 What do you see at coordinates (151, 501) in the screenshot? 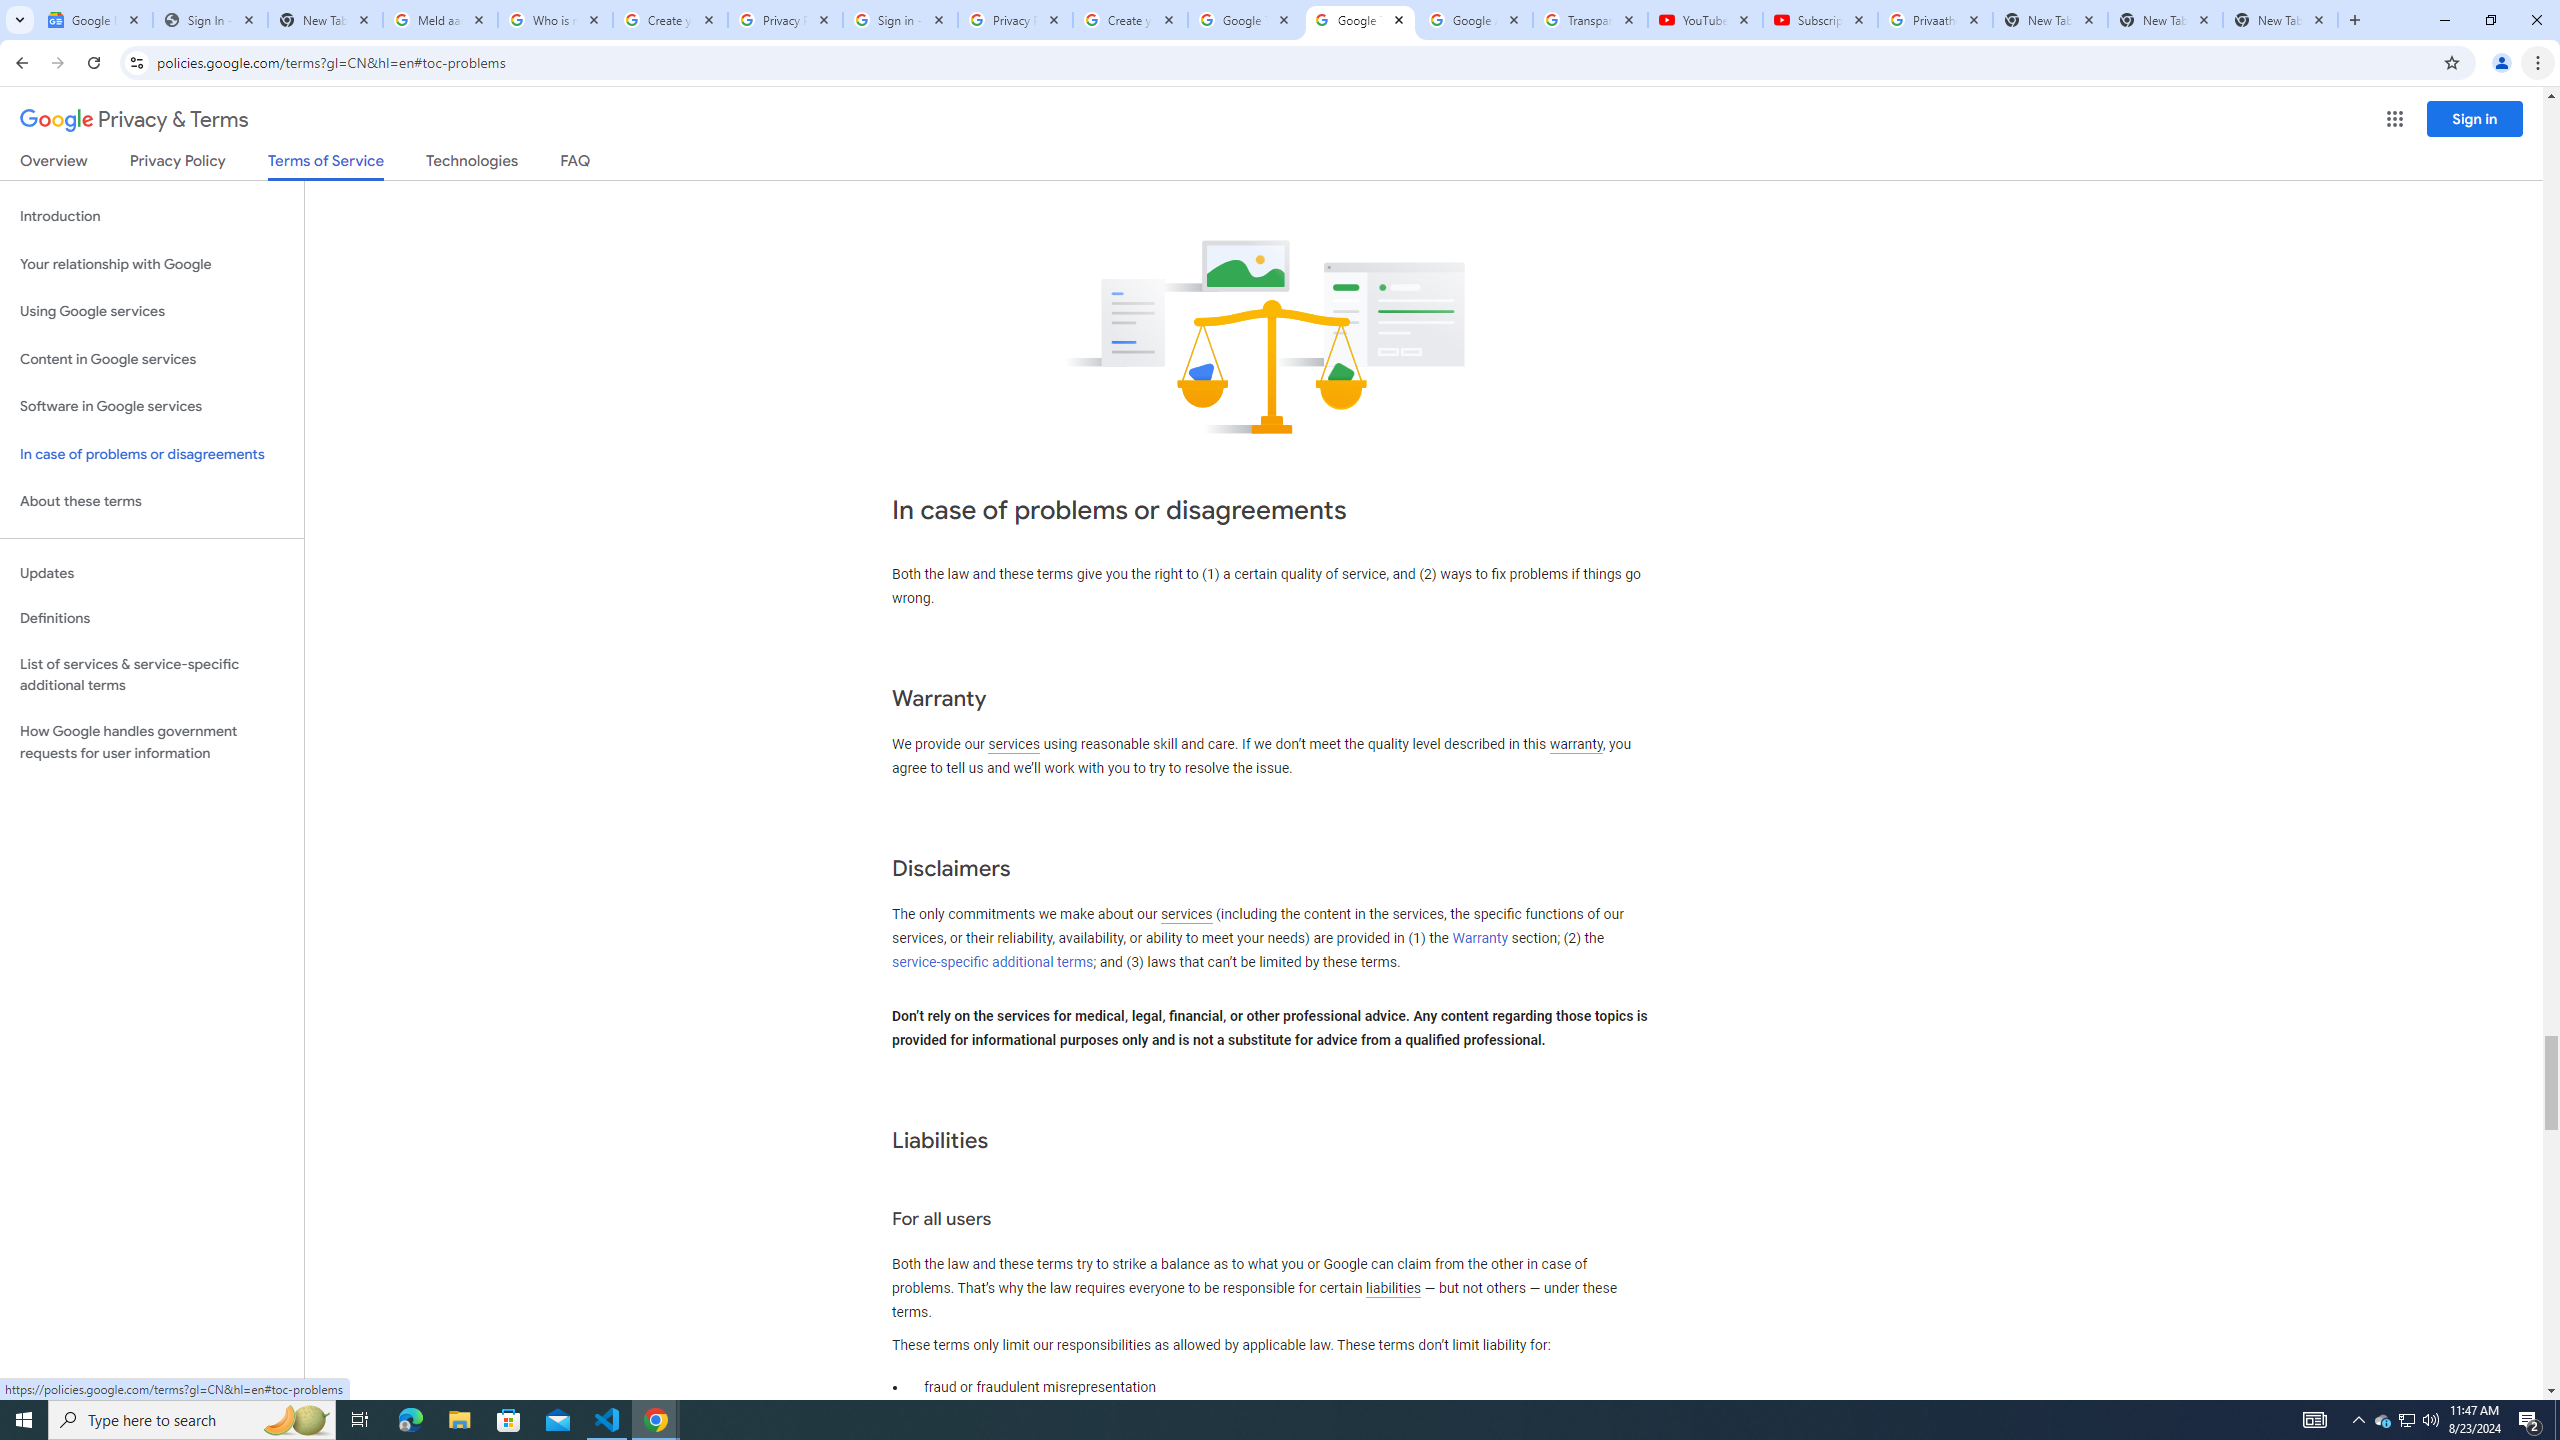
I see `'About these terms'` at bounding box center [151, 501].